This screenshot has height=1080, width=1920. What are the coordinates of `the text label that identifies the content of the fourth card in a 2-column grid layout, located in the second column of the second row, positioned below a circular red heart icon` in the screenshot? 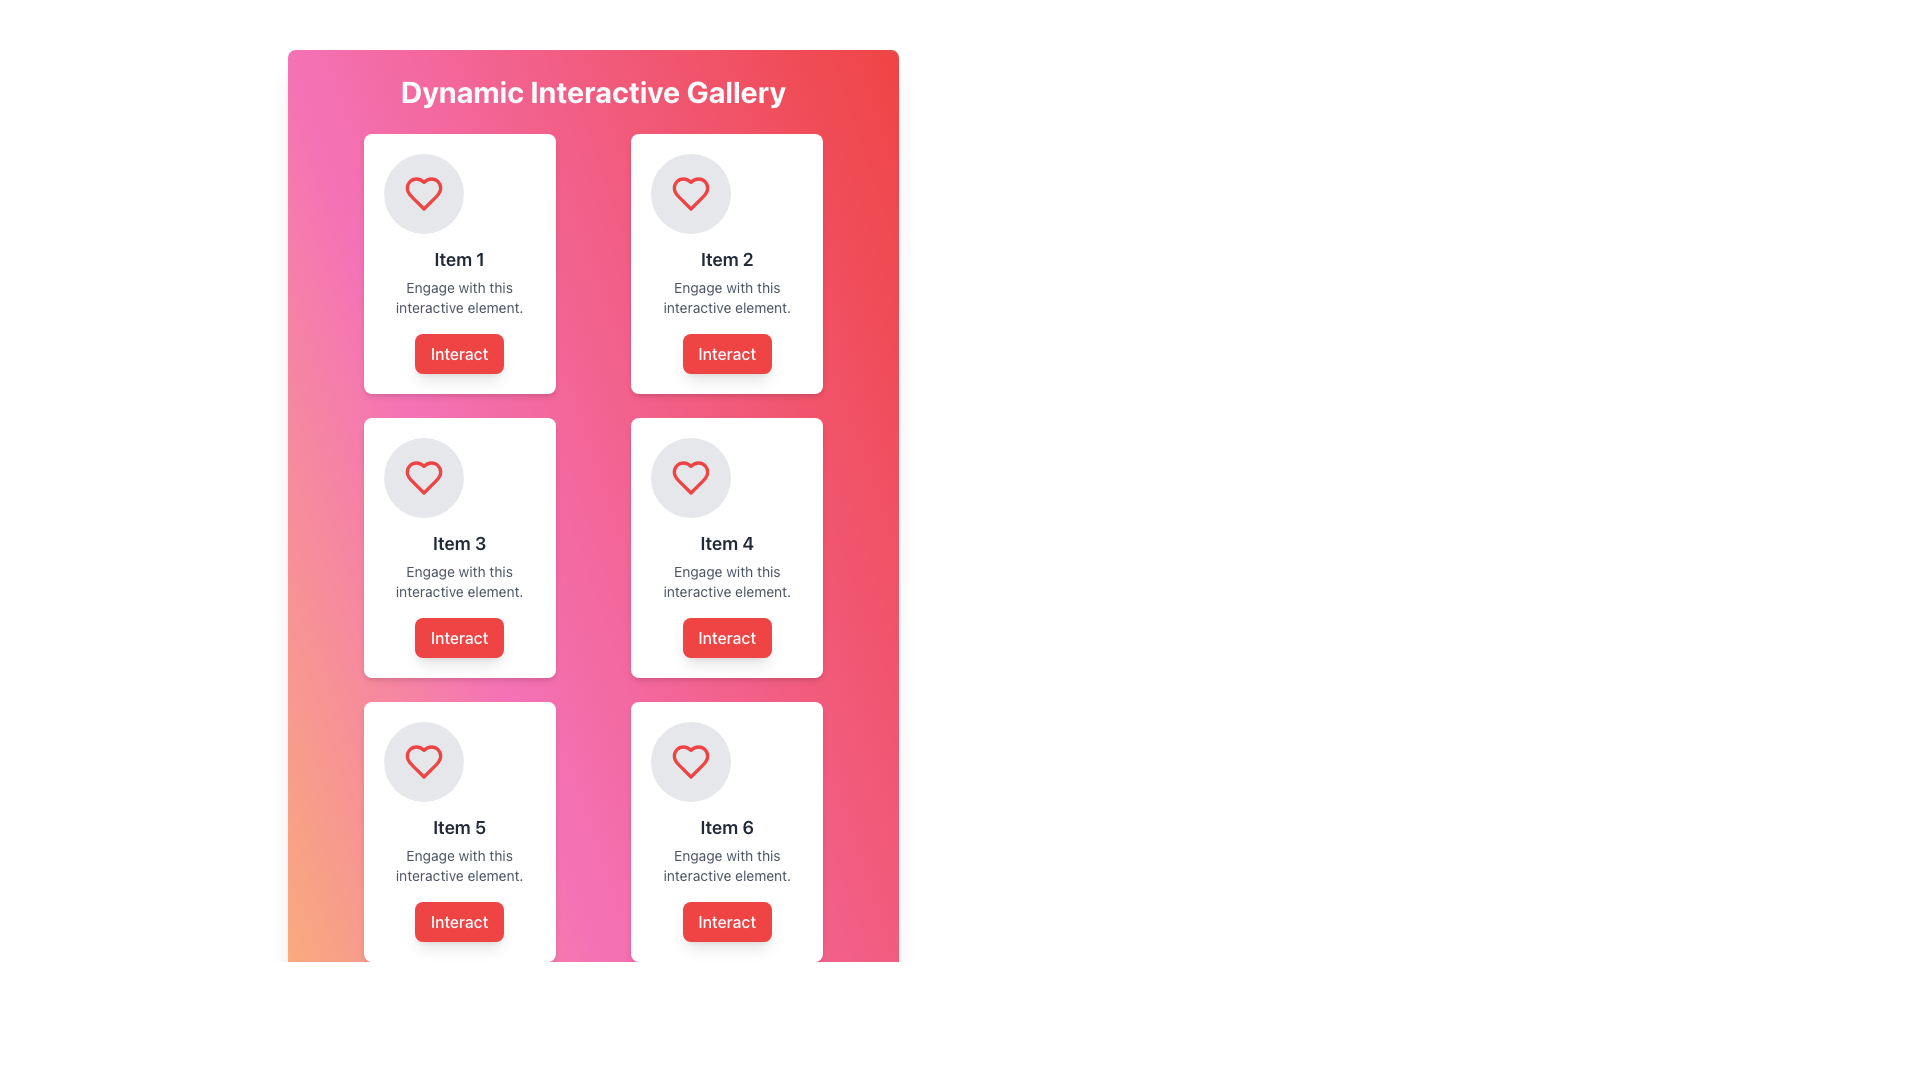 It's located at (726, 543).